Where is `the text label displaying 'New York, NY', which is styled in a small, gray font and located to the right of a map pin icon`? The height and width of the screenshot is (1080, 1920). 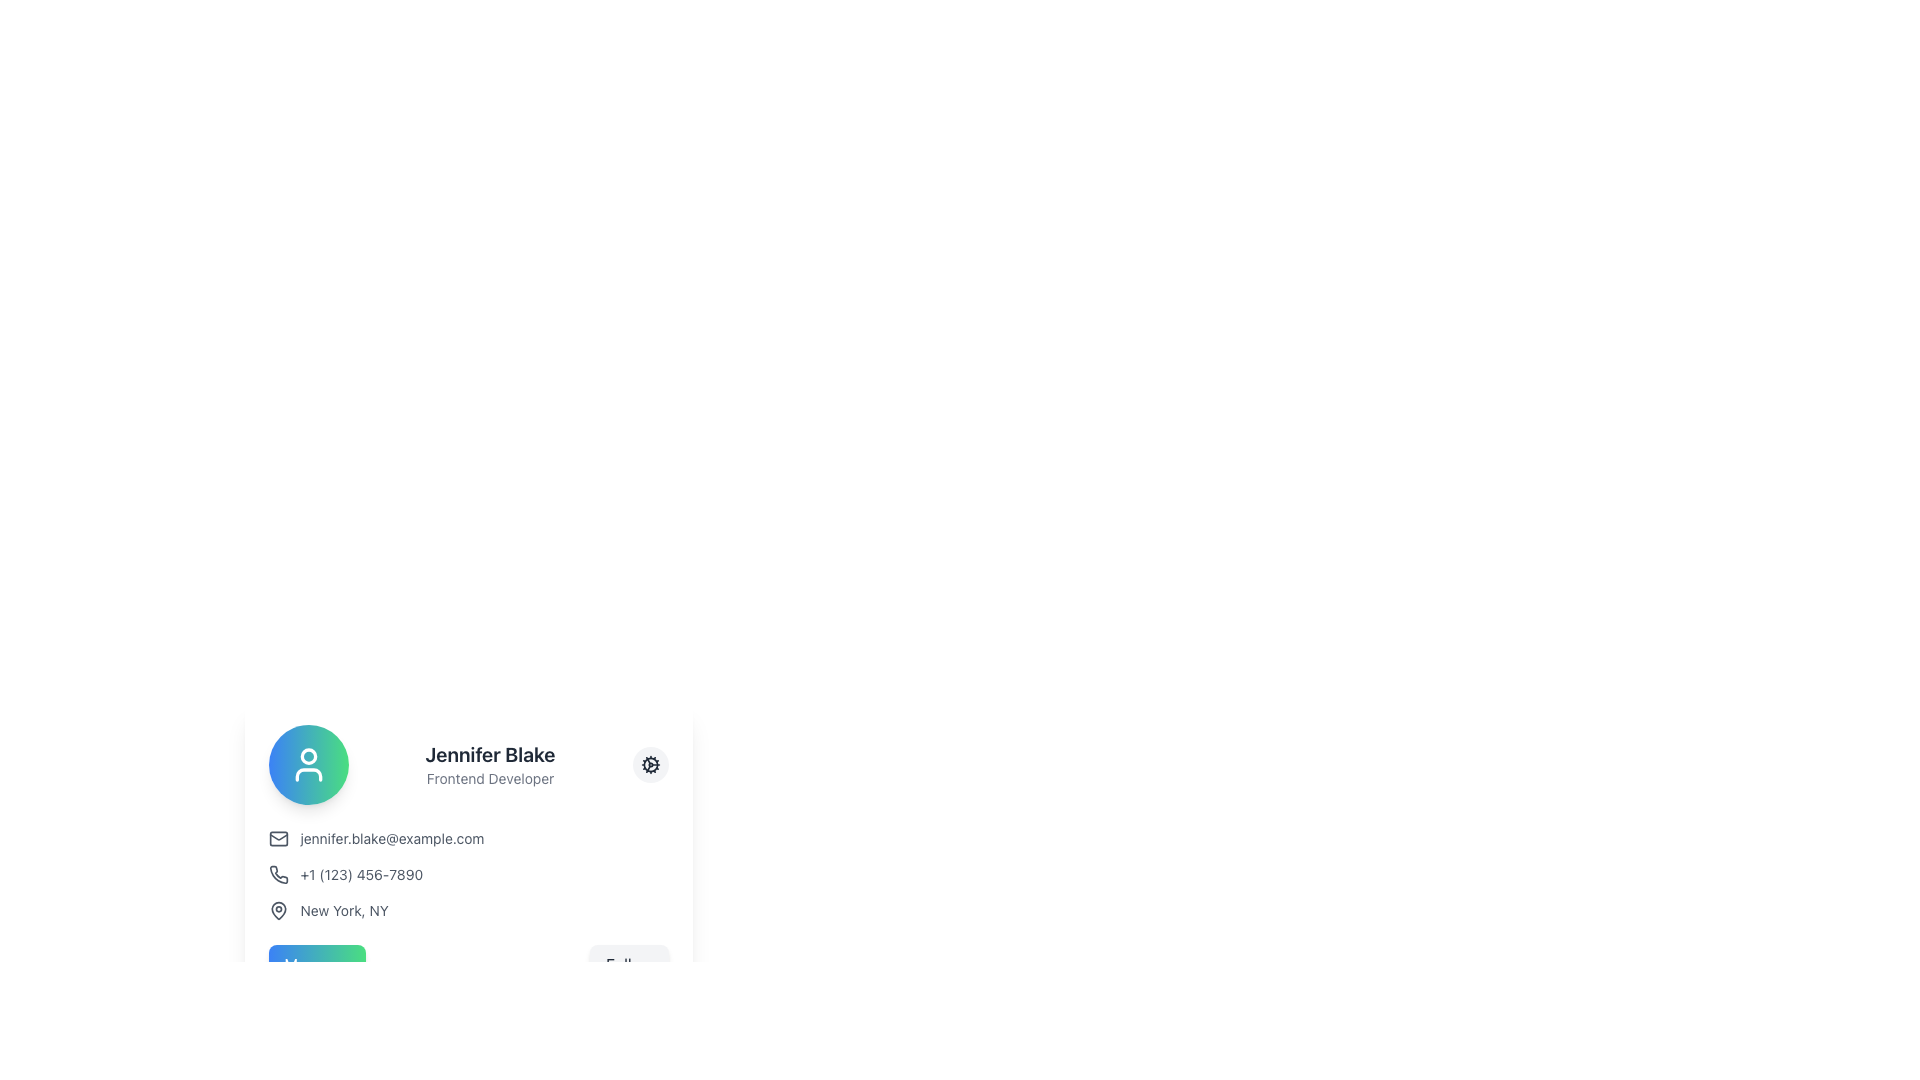 the text label displaying 'New York, NY', which is styled in a small, gray font and located to the right of a map pin icon is located at coordinates (344, 910).